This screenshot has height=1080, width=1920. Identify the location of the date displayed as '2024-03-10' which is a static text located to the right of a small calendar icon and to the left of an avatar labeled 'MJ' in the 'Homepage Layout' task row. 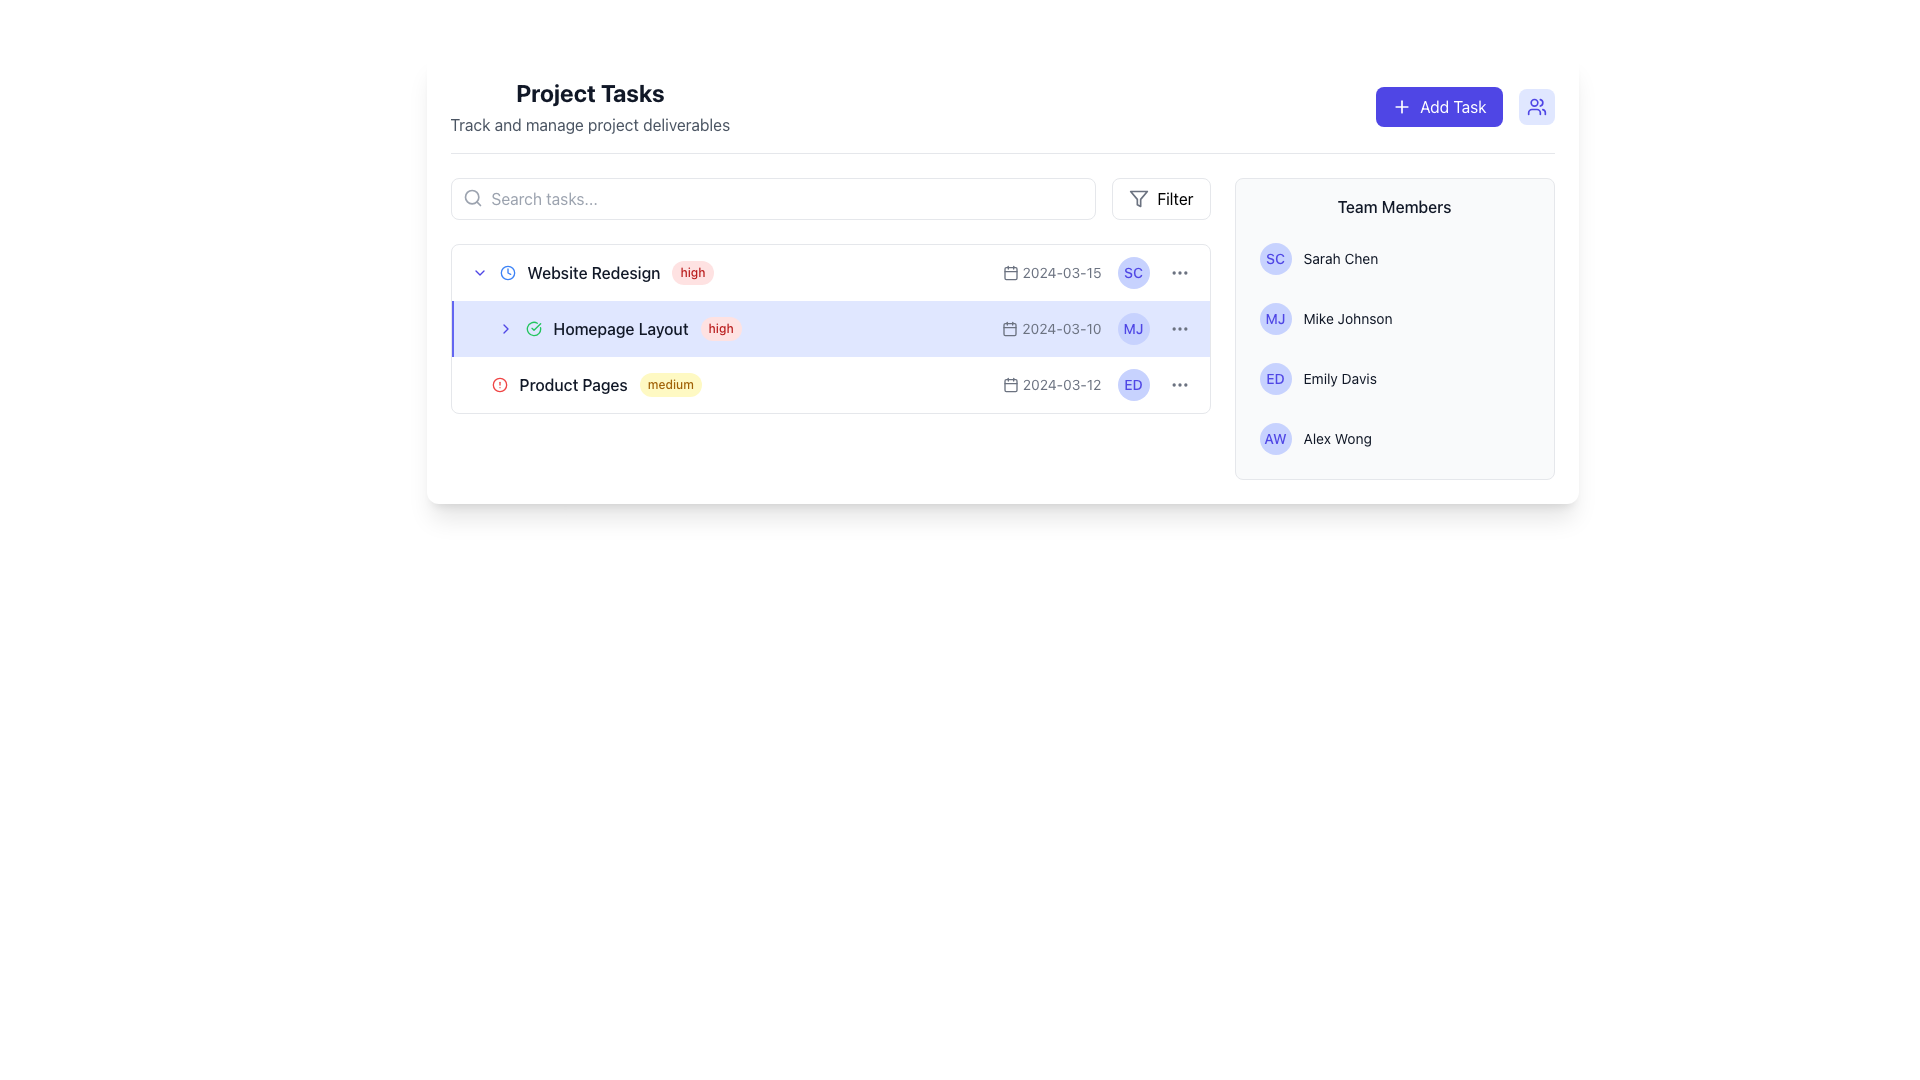
(1050, 327).